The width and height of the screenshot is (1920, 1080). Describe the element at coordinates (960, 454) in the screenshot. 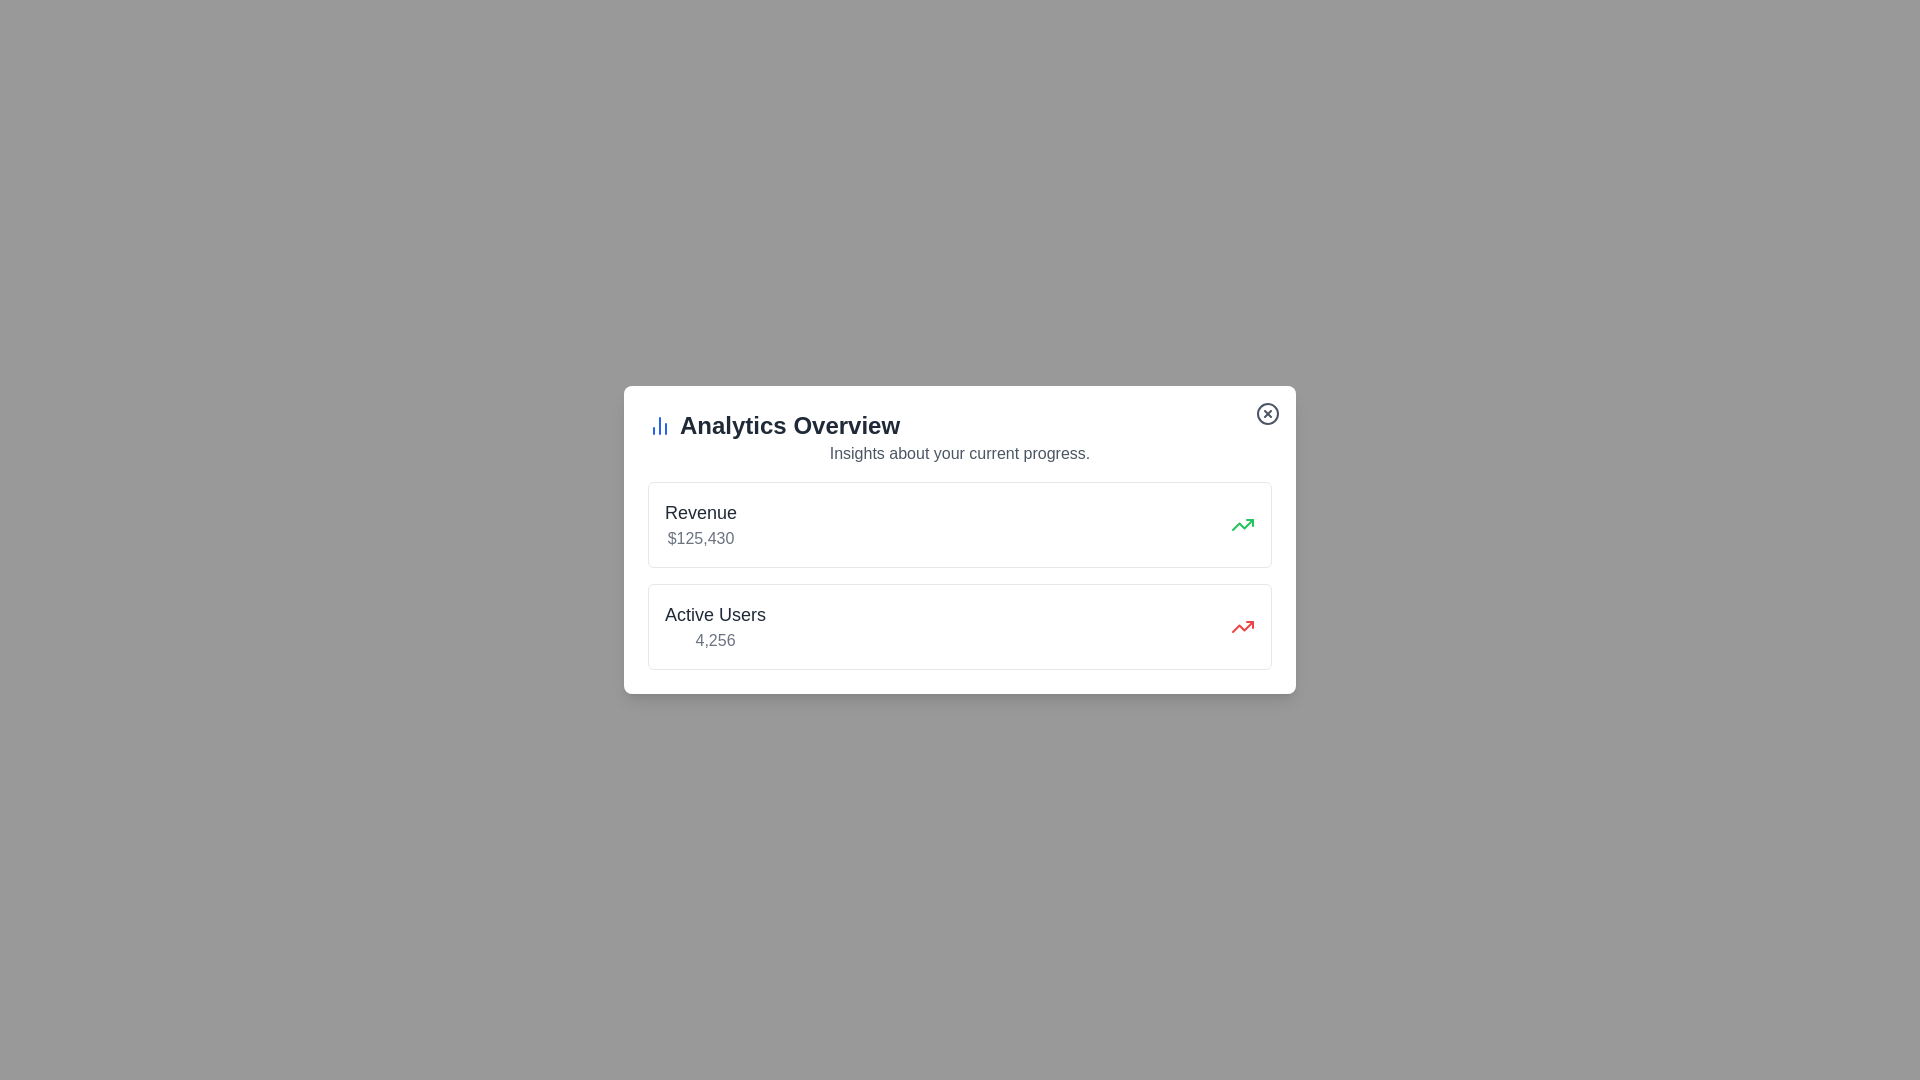

I see `the explanatory text label located below the 'Analytics Overview' header and above the categories starting with 'Revenue' and 'Active Users.'` at that location.